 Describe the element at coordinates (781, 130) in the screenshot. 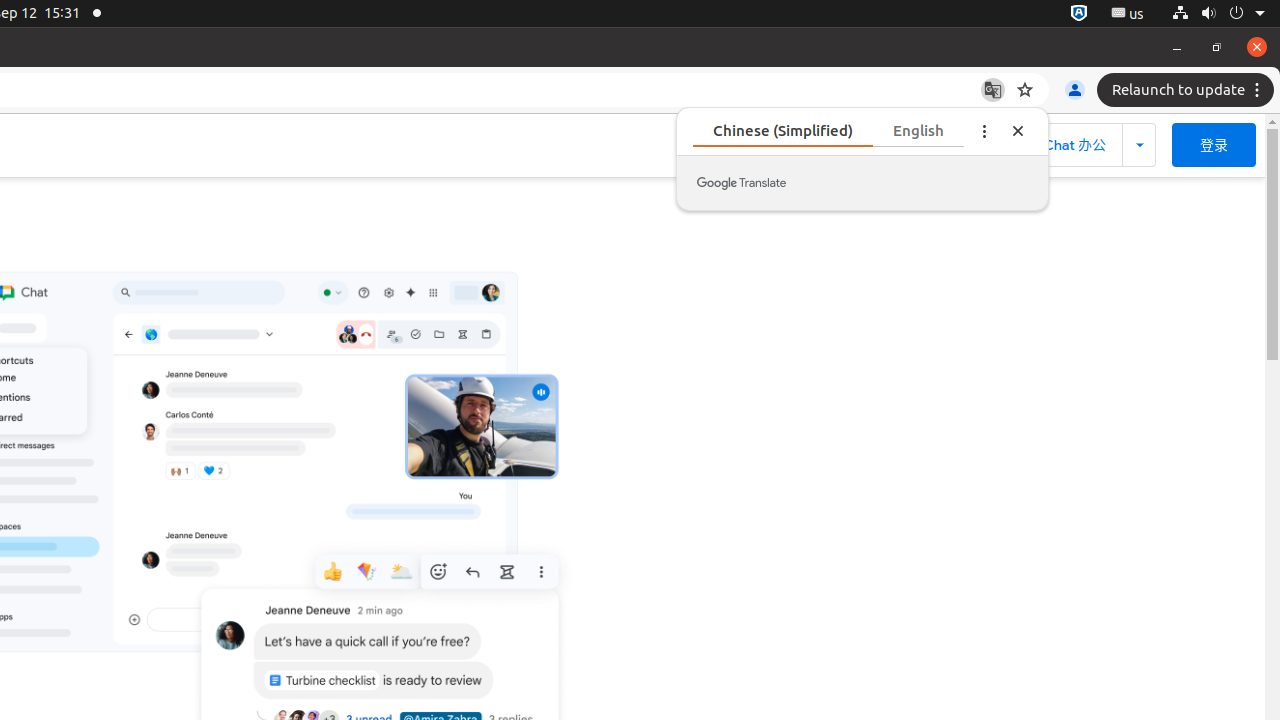

I see `'Chinese (Simplified)'` at that location.